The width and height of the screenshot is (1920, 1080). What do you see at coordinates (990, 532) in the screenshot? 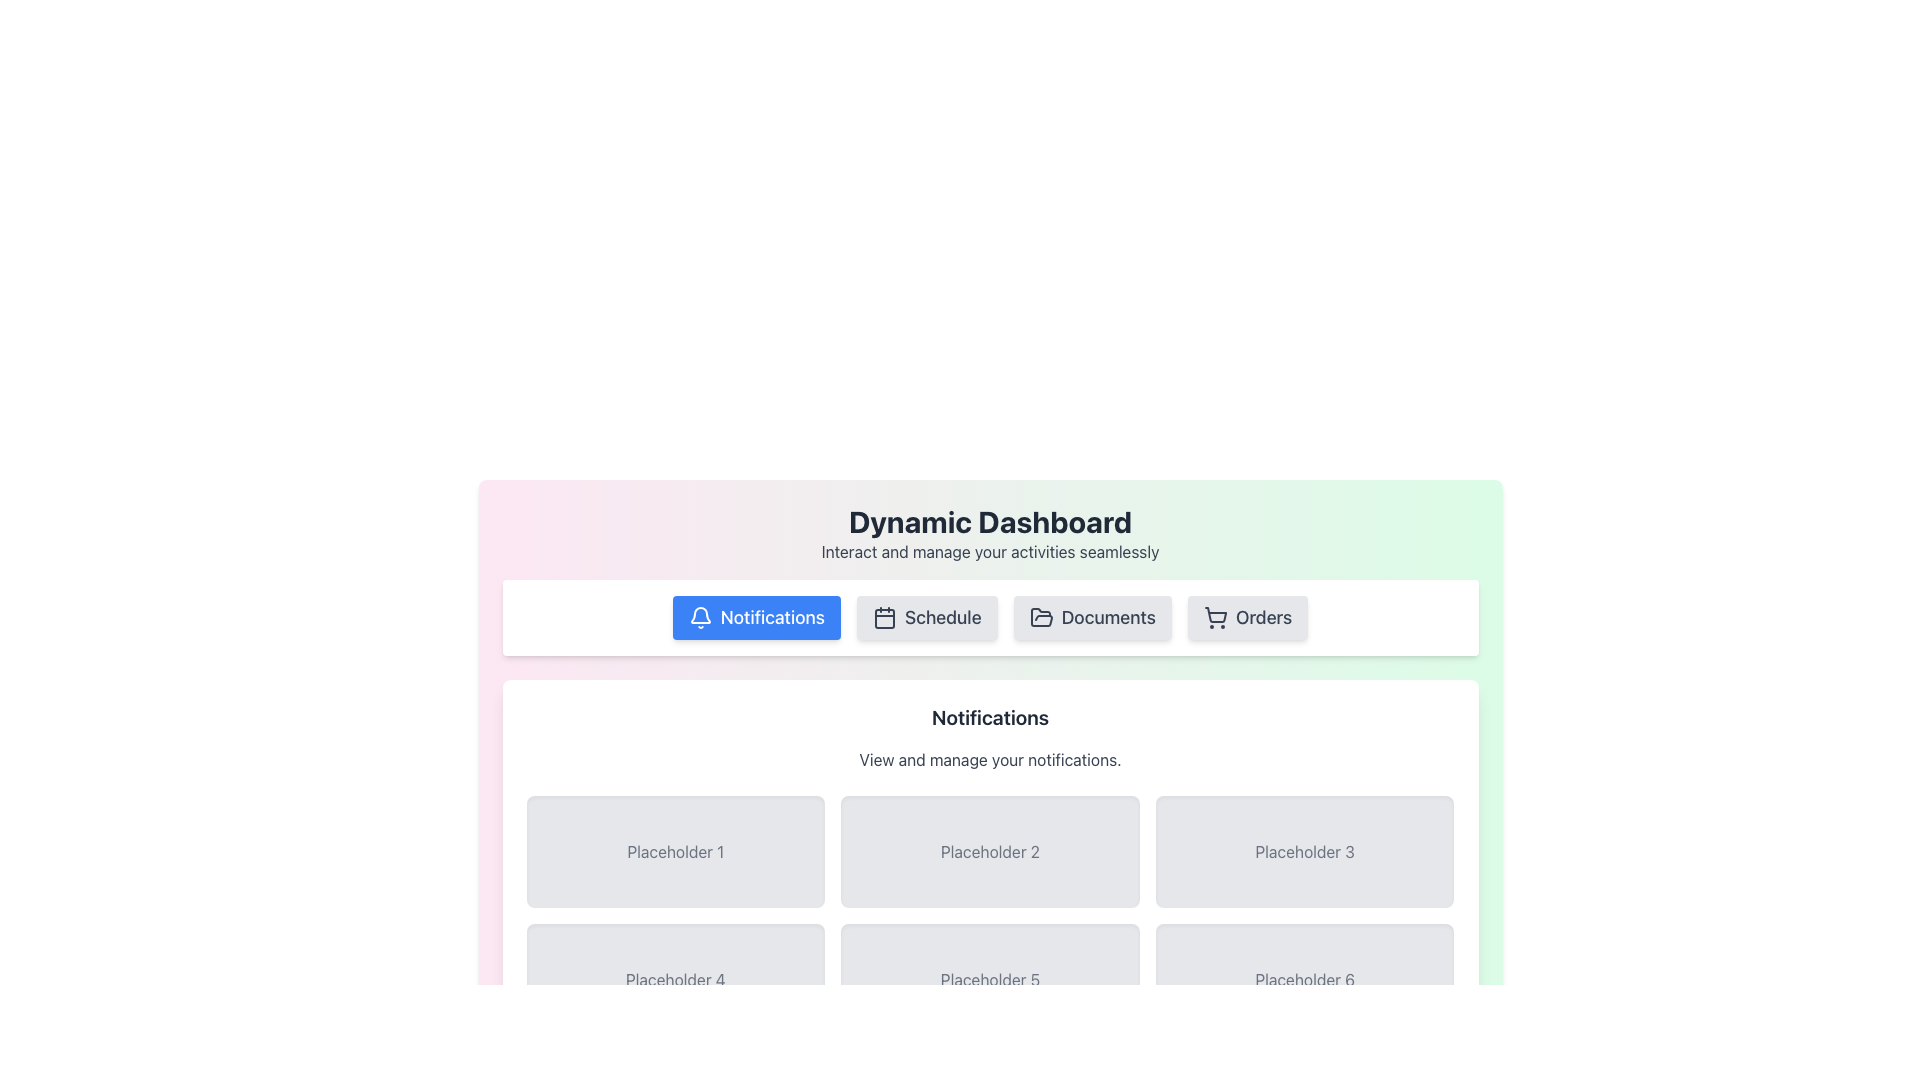
I see `the title and subtitle Text Block located at the top-center of the interface, which provides an overview of the dashboard's purpose and functionality` at bounding box center [990, 532].